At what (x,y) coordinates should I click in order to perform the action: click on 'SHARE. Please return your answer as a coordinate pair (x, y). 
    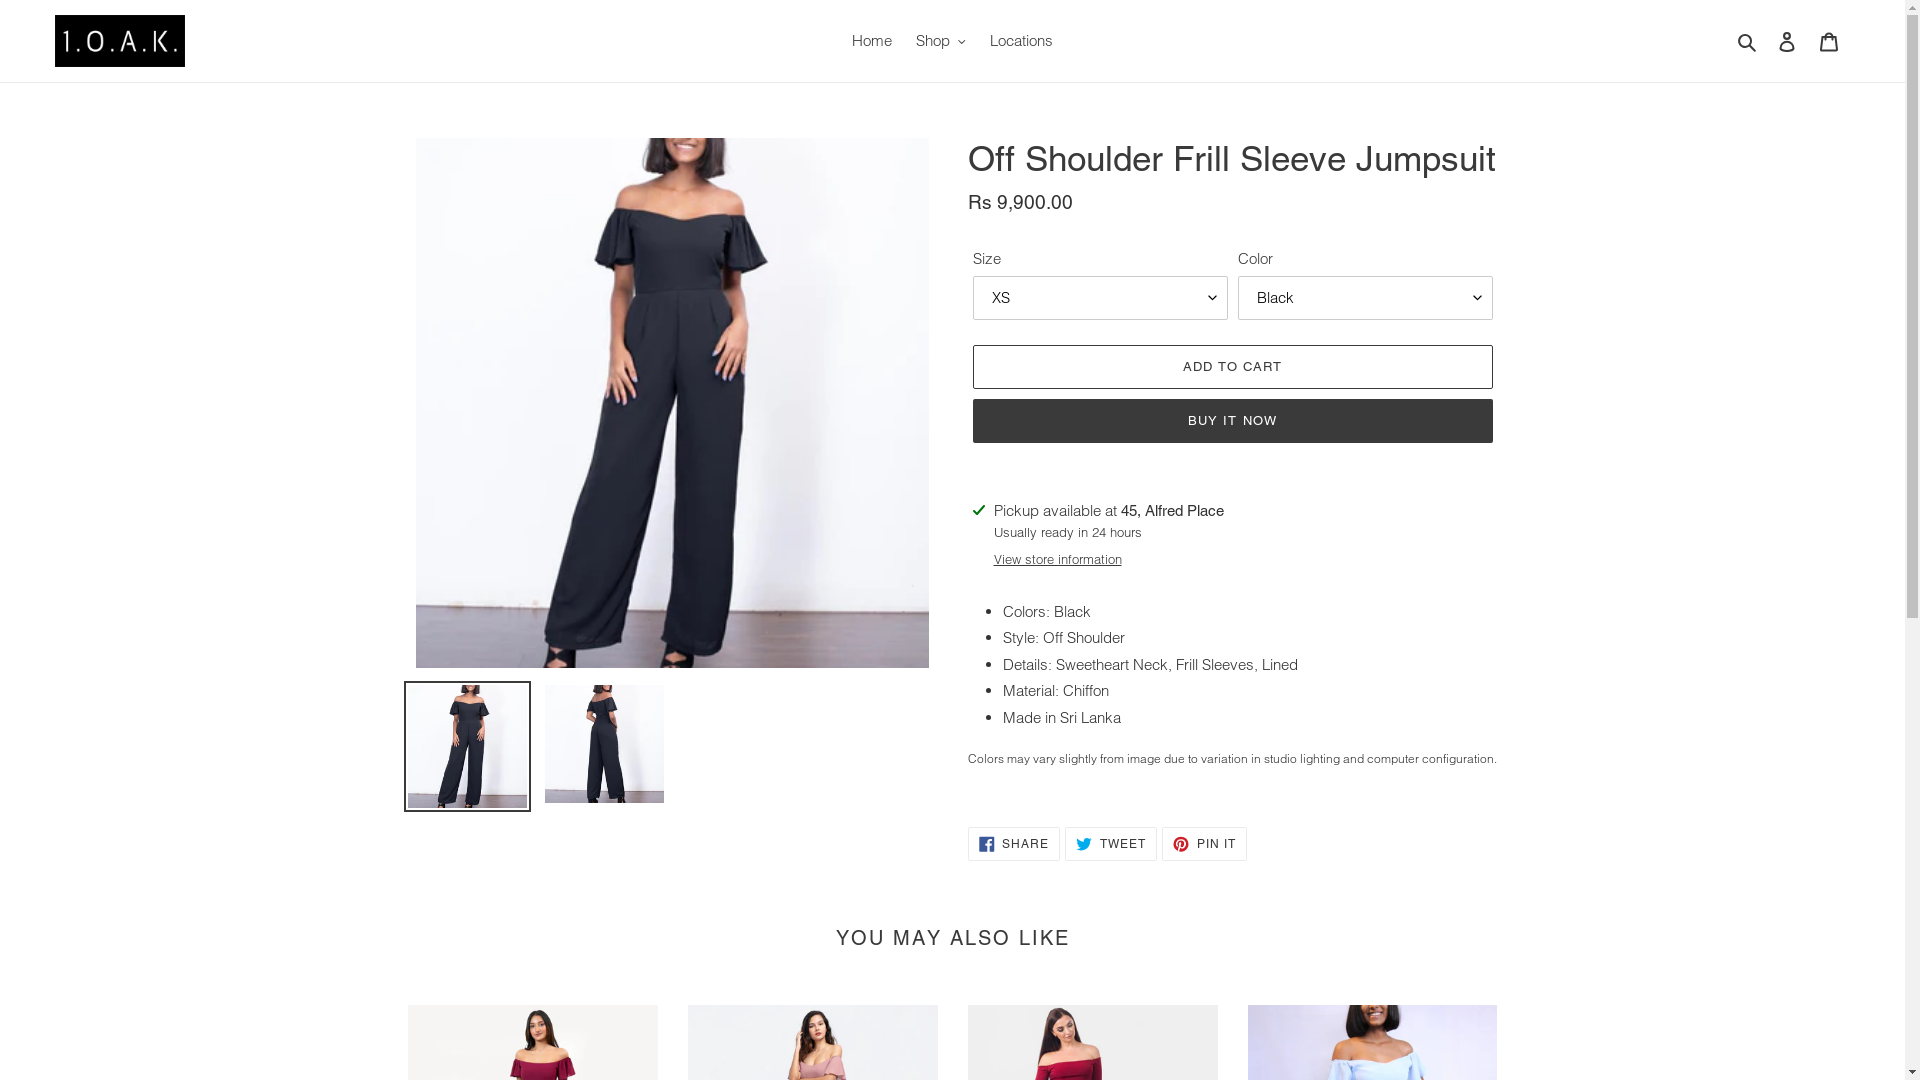
    Looking at the image, I should click on (1014, 844).